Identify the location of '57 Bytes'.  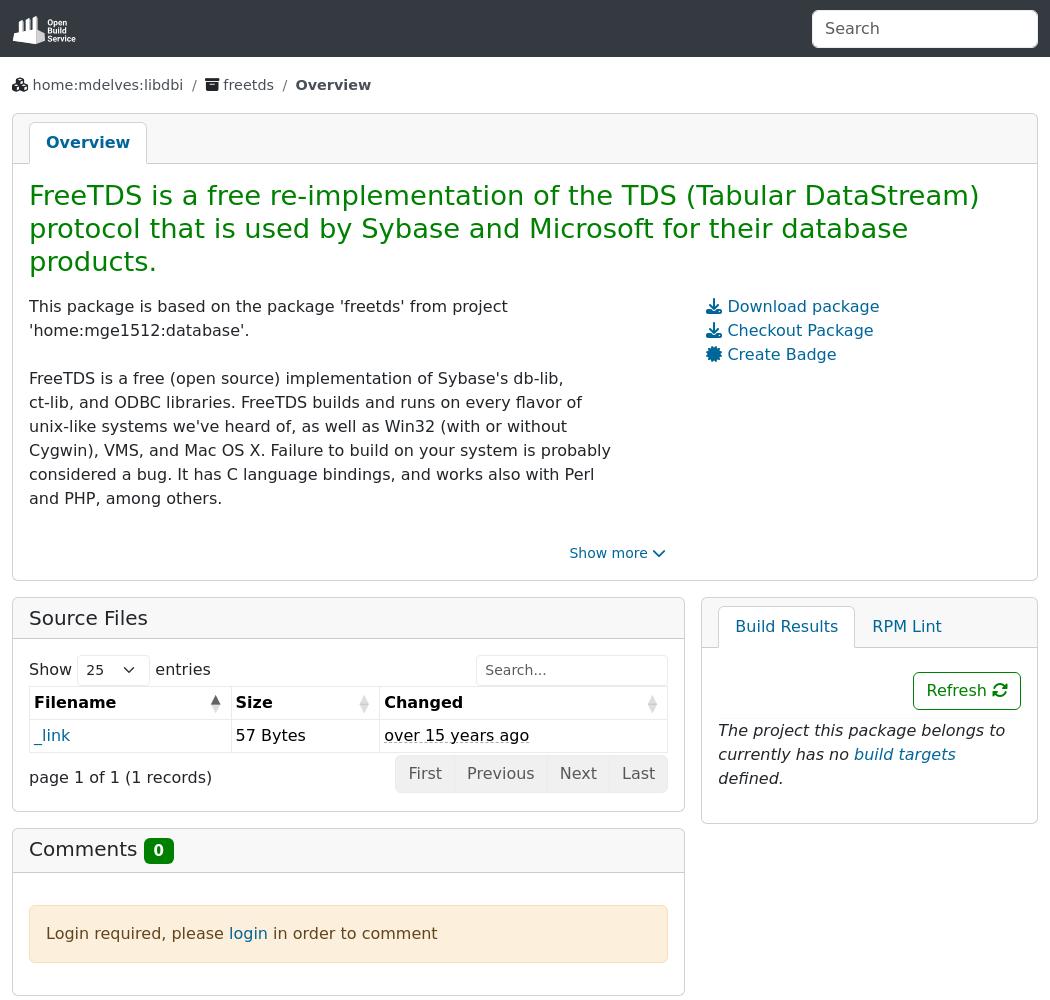
(268, 733).